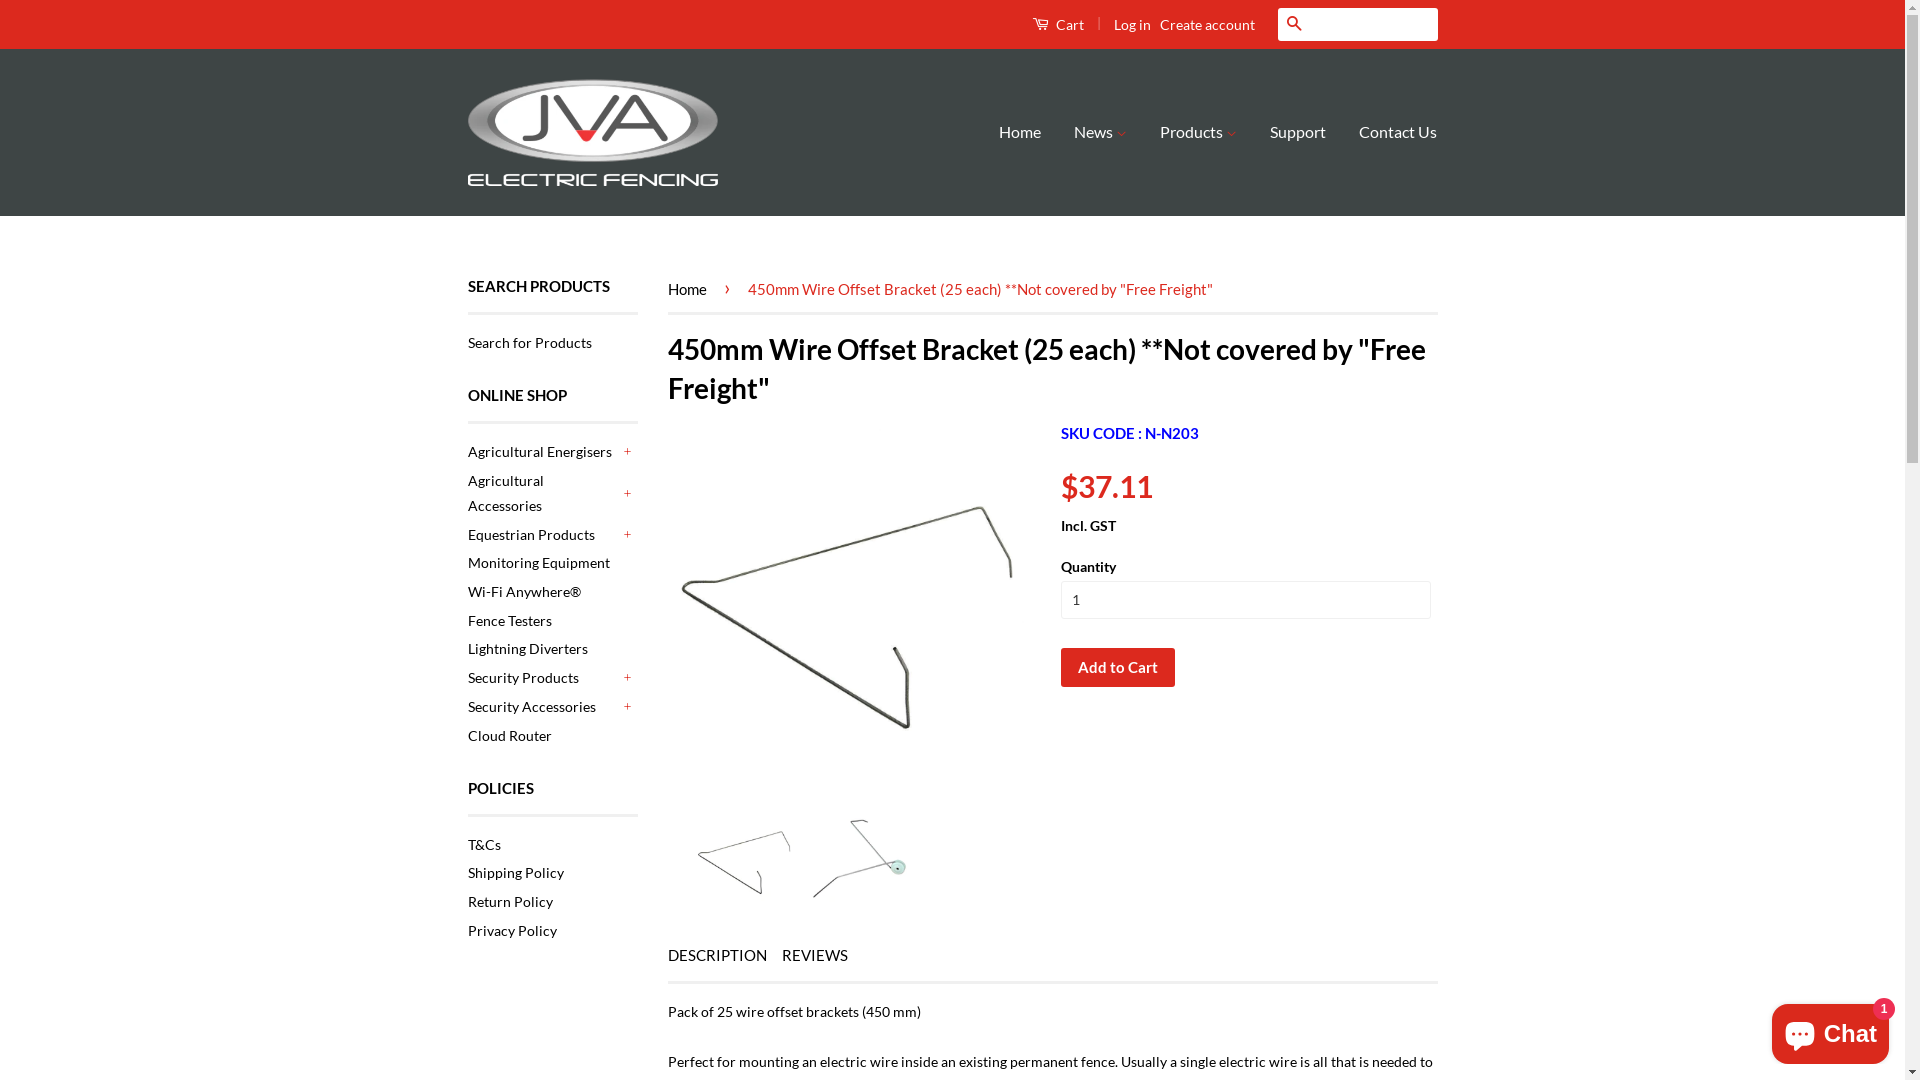 The height and width of the screenshot is (1080, 1920). I want to click on 'Log in', so click(1132, 24).